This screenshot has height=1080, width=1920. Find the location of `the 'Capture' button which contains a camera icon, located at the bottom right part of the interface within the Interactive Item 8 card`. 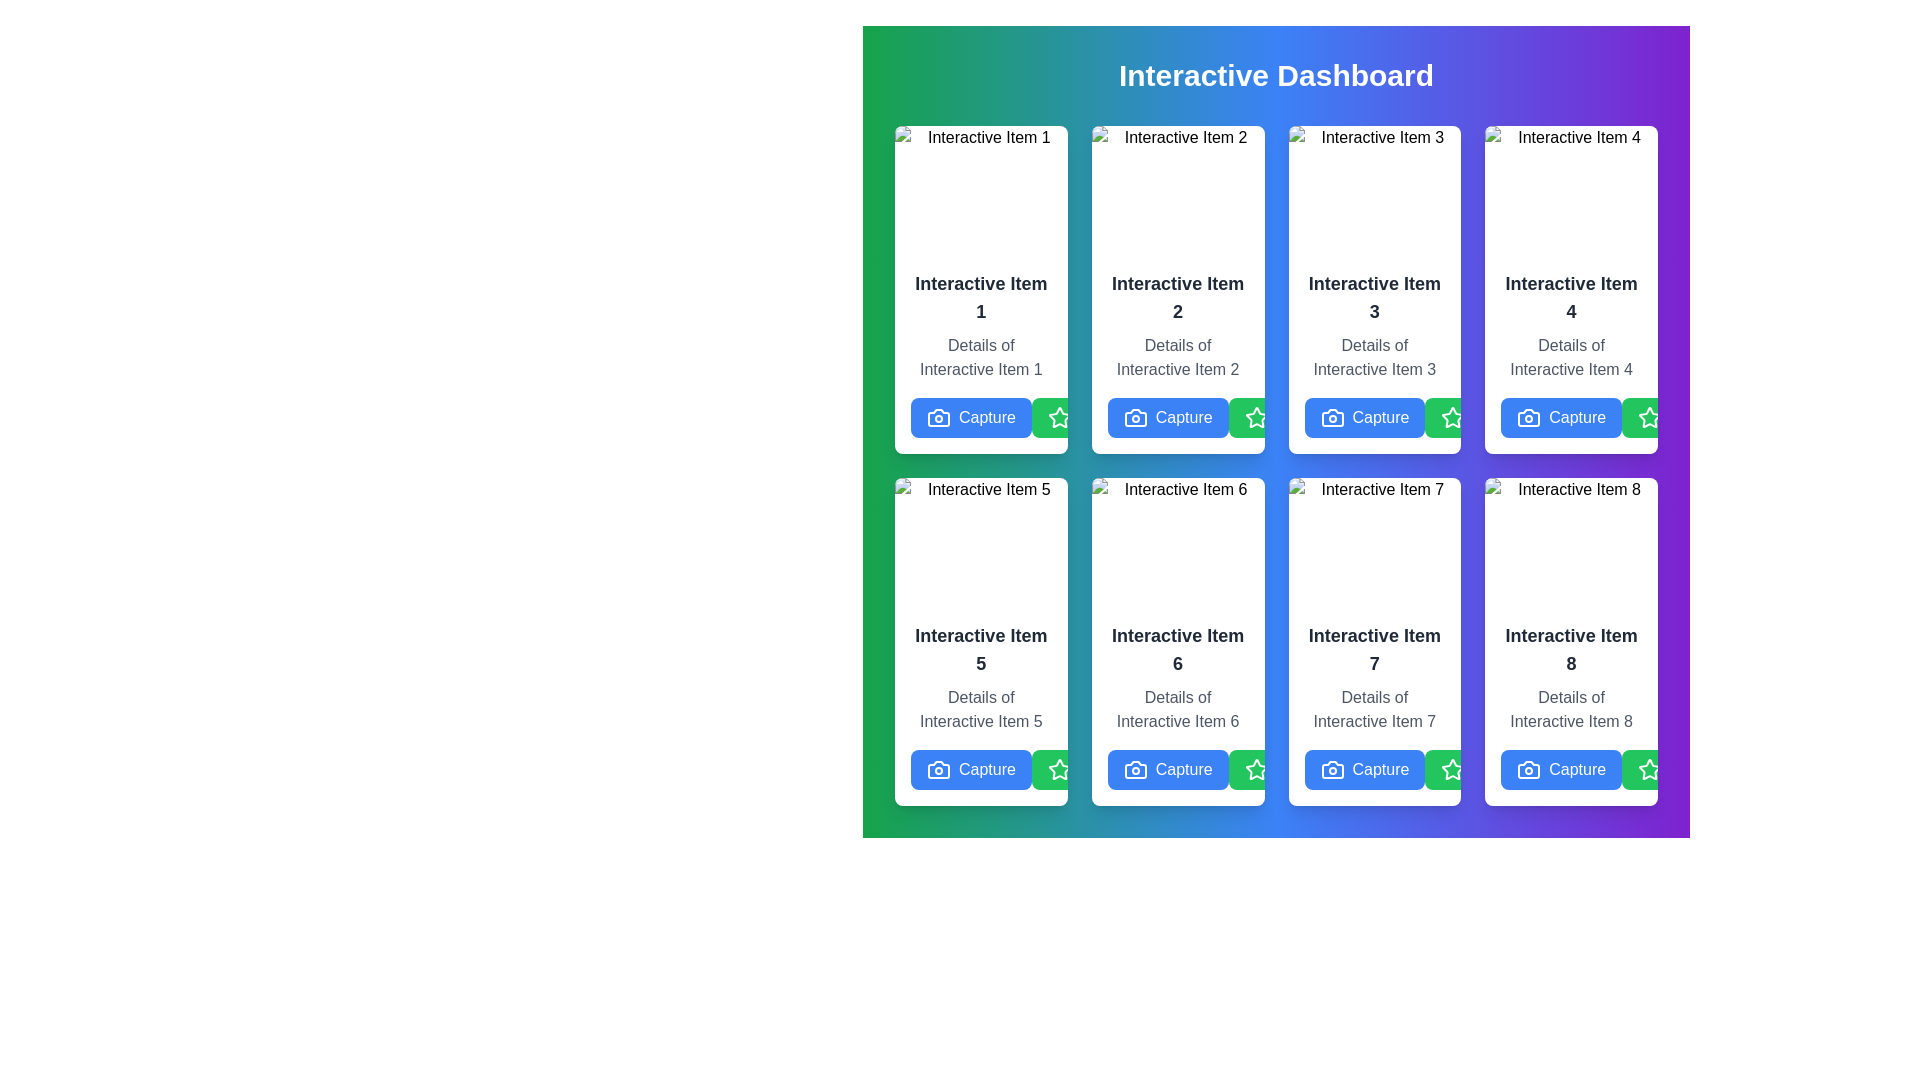

the 'Capture' button which contains a camera icon, located at the bottom right part of the interface within the Interactive Item 8 card is located at coordinates (1528, 769).